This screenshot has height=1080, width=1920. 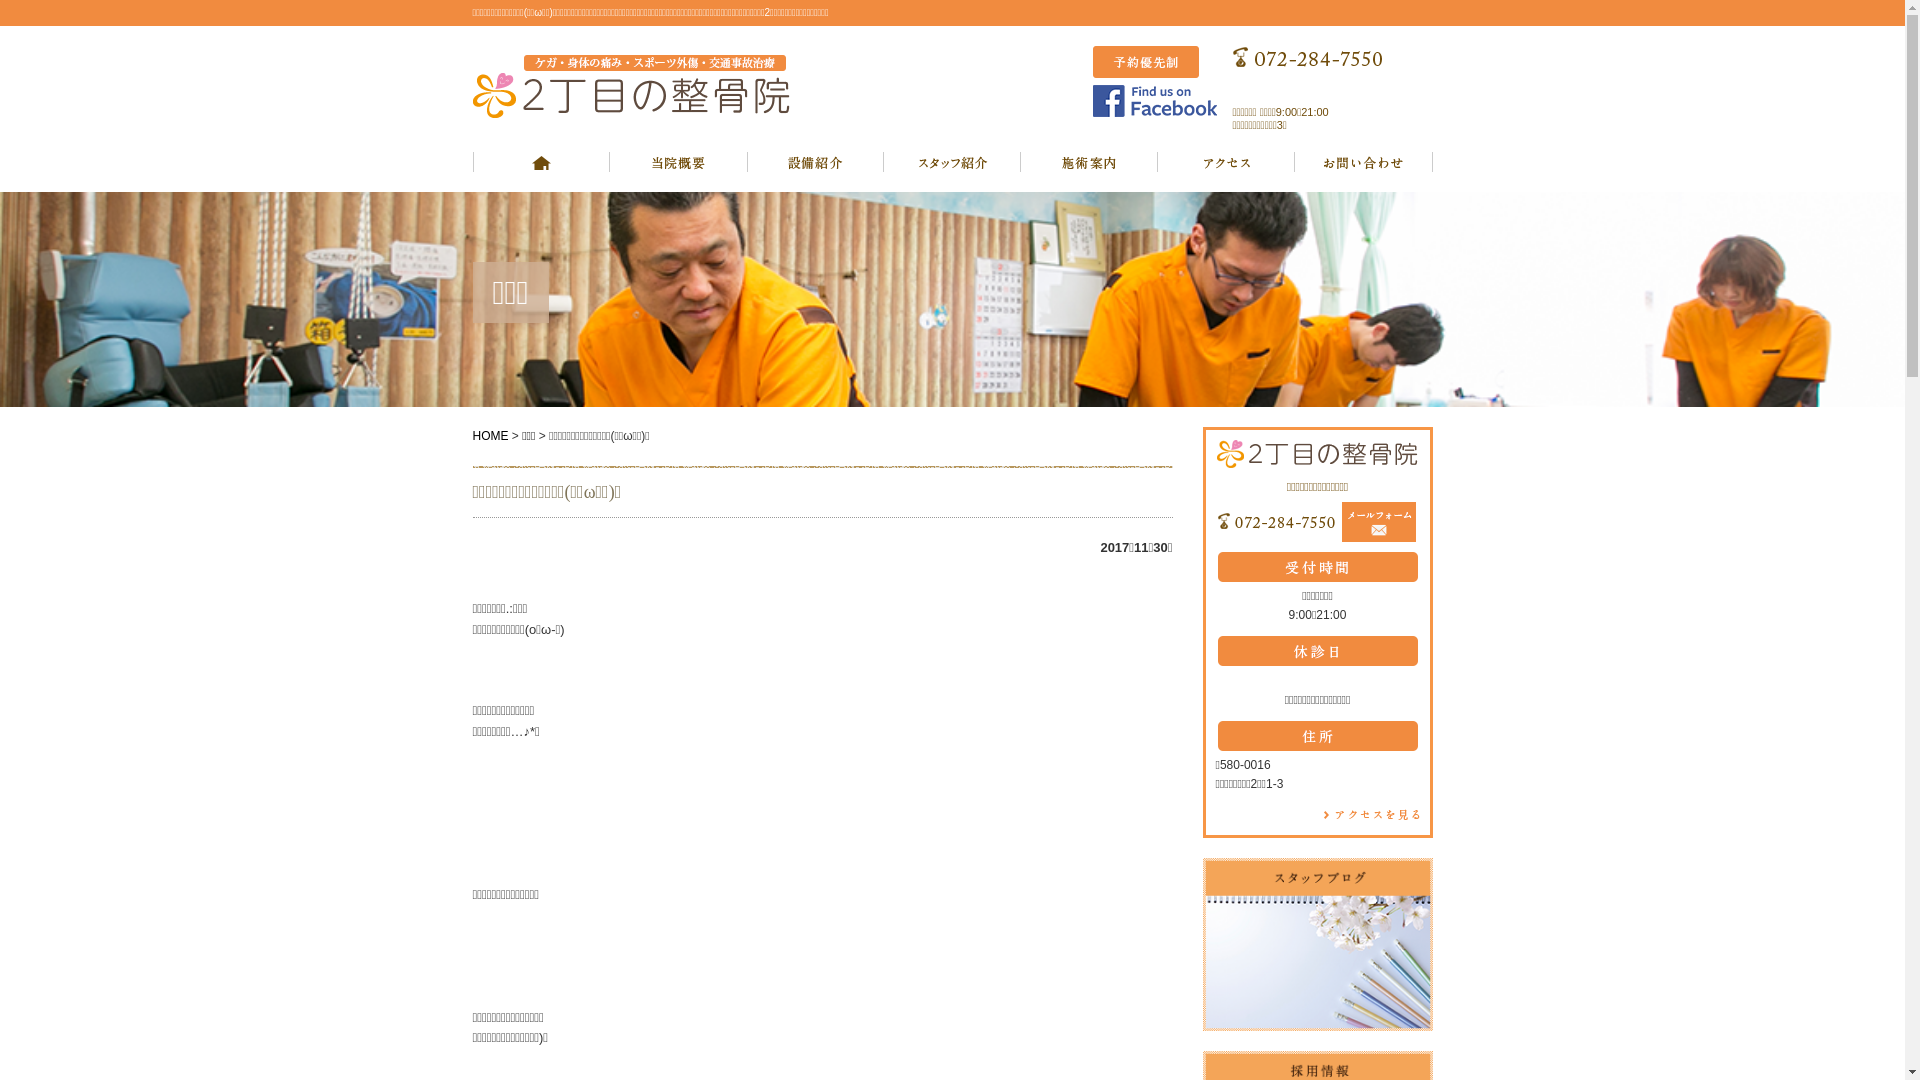 I want to click on 'HOME', so click(x=489, y=434).